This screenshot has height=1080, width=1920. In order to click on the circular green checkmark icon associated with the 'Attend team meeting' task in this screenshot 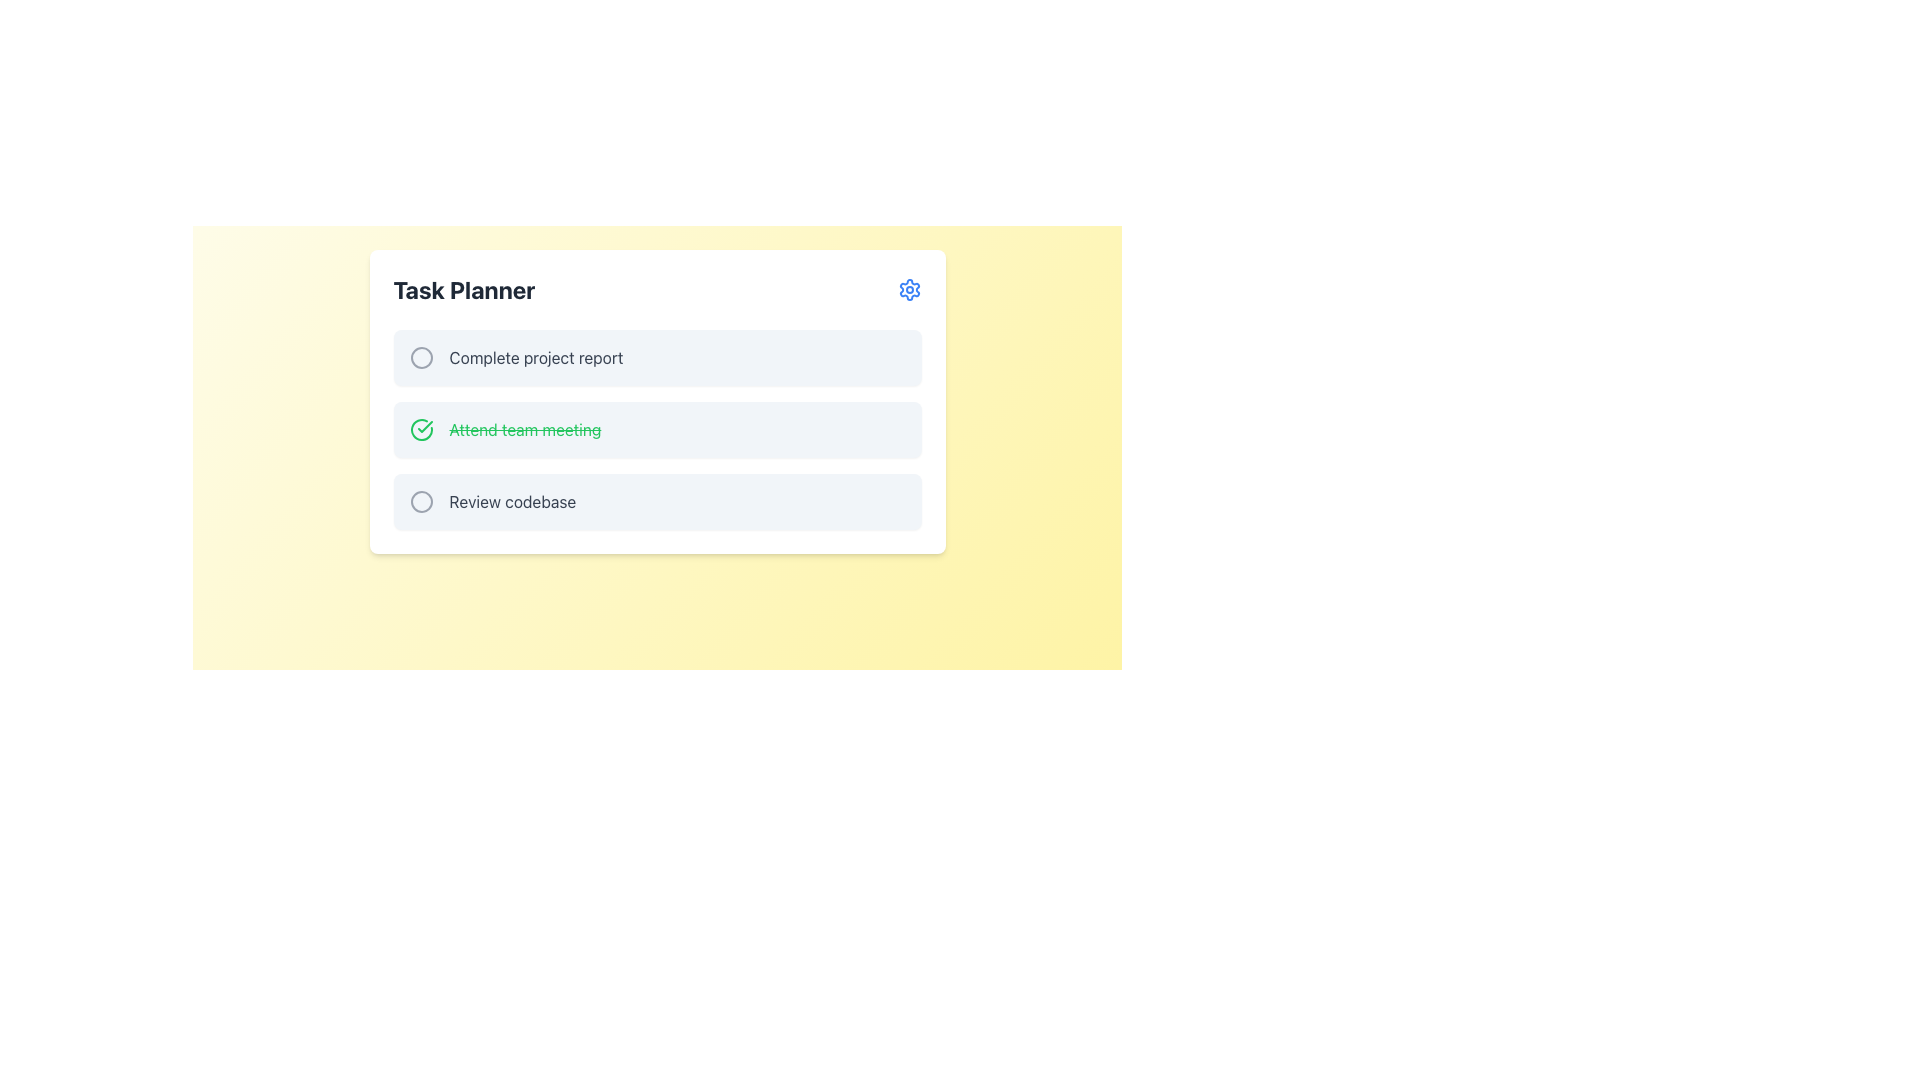, I will do `click(420, 428)`.